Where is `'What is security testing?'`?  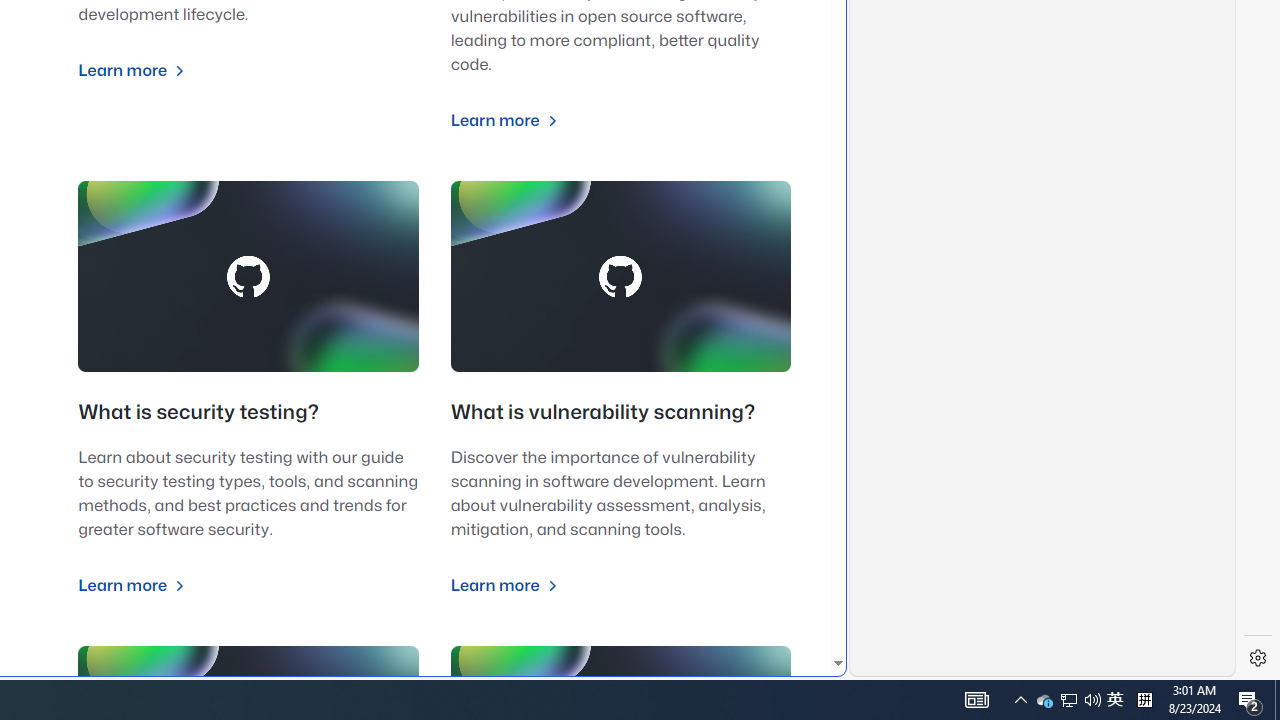
'What is security testing?' is located at coordinates (198, 412).